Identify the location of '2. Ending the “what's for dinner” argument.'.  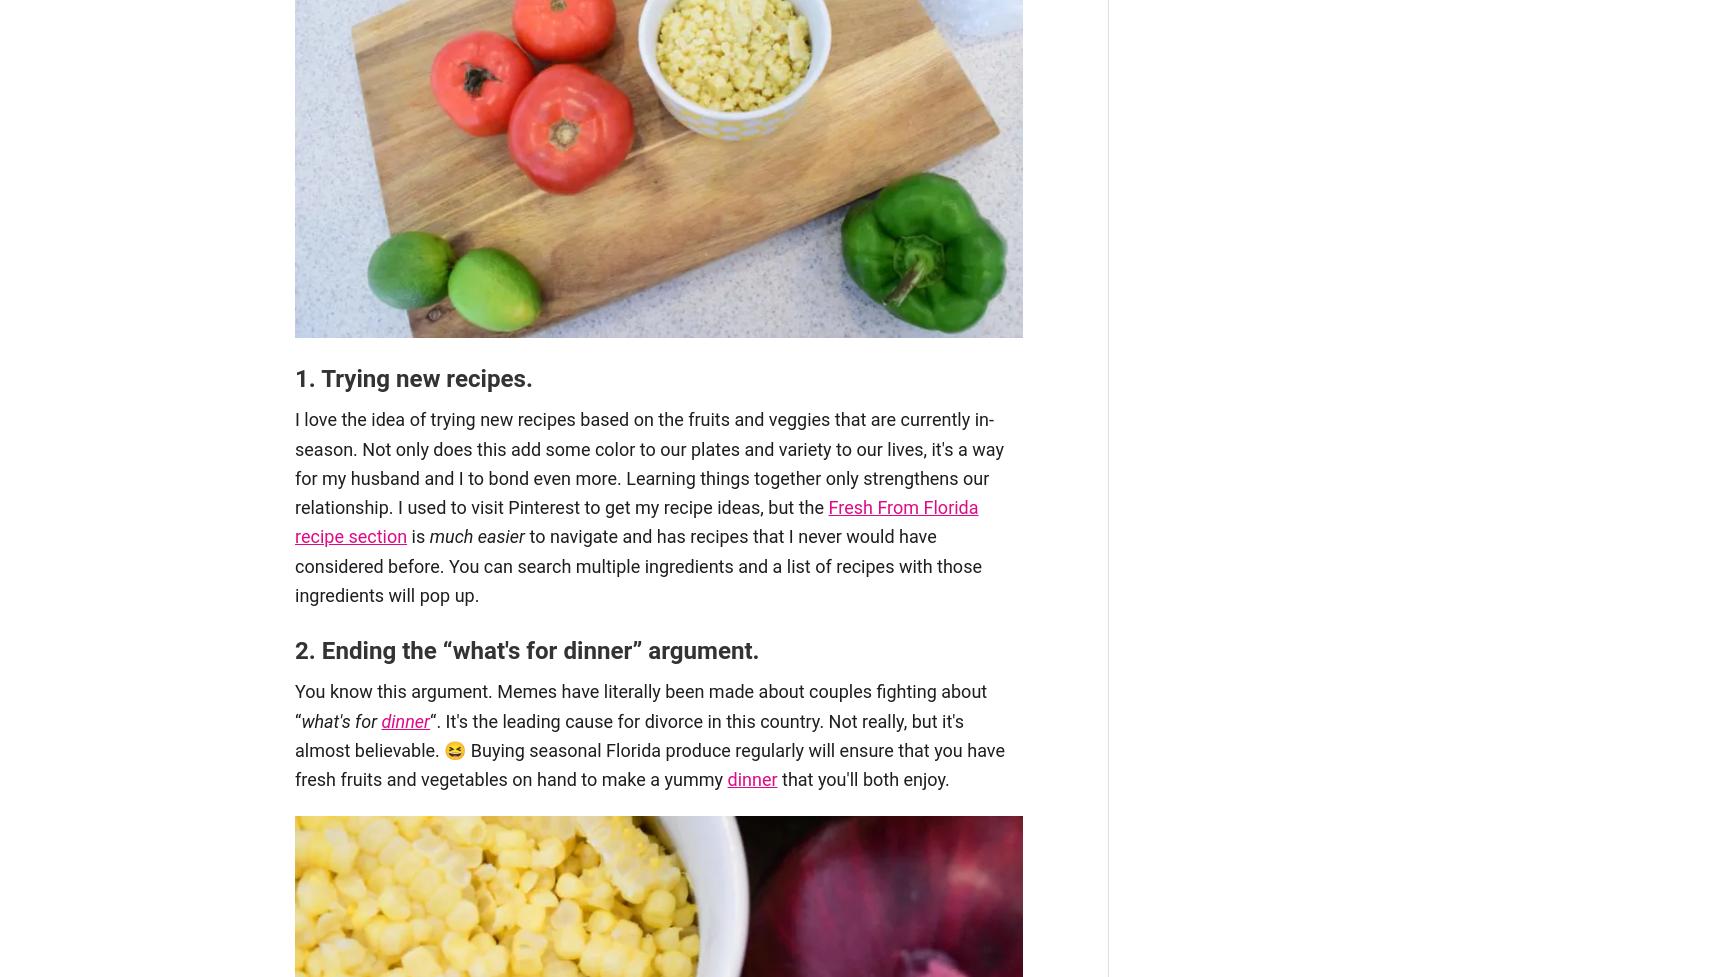
(525, 649).